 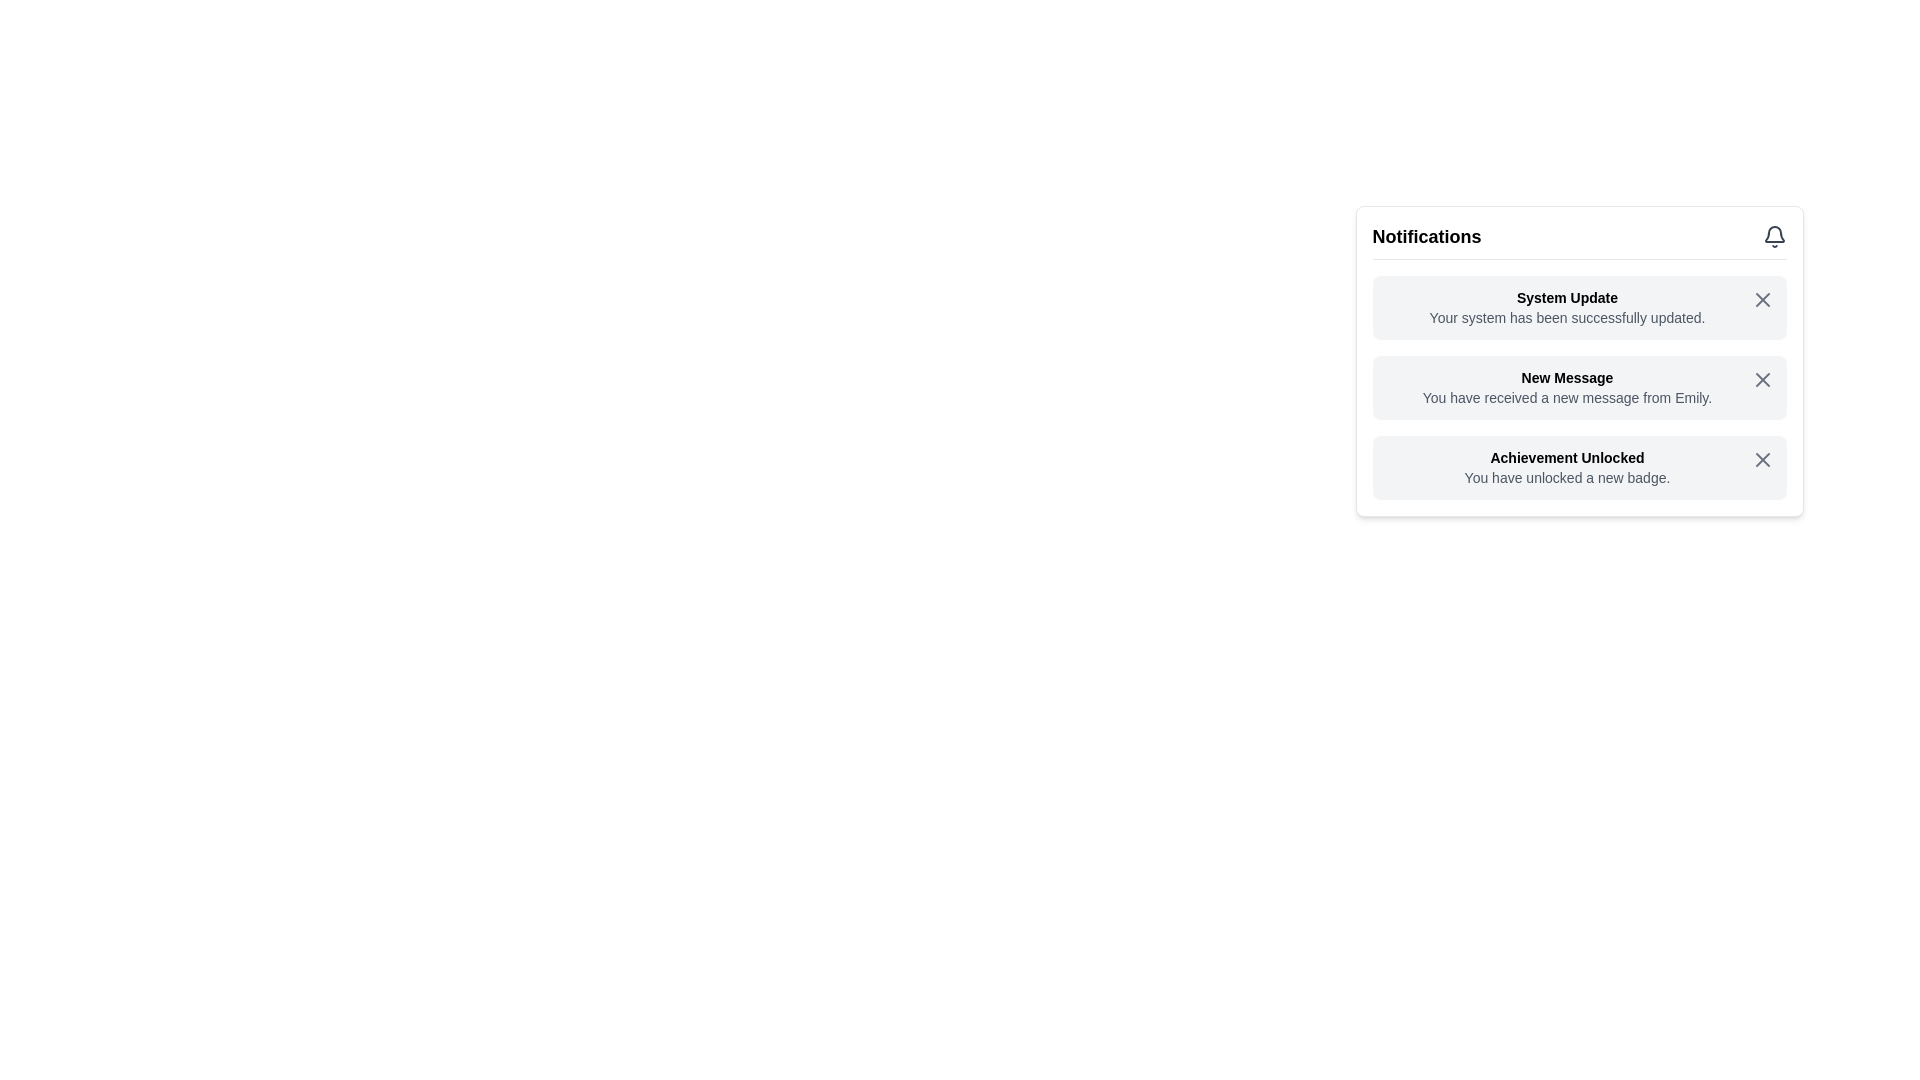 I want to click on the notification entry featuring bold text 'New Message' and smaller gray text 'You have received a new message from Emily.' located in the second slot of the notification panel, so click(x=1566, y=388).